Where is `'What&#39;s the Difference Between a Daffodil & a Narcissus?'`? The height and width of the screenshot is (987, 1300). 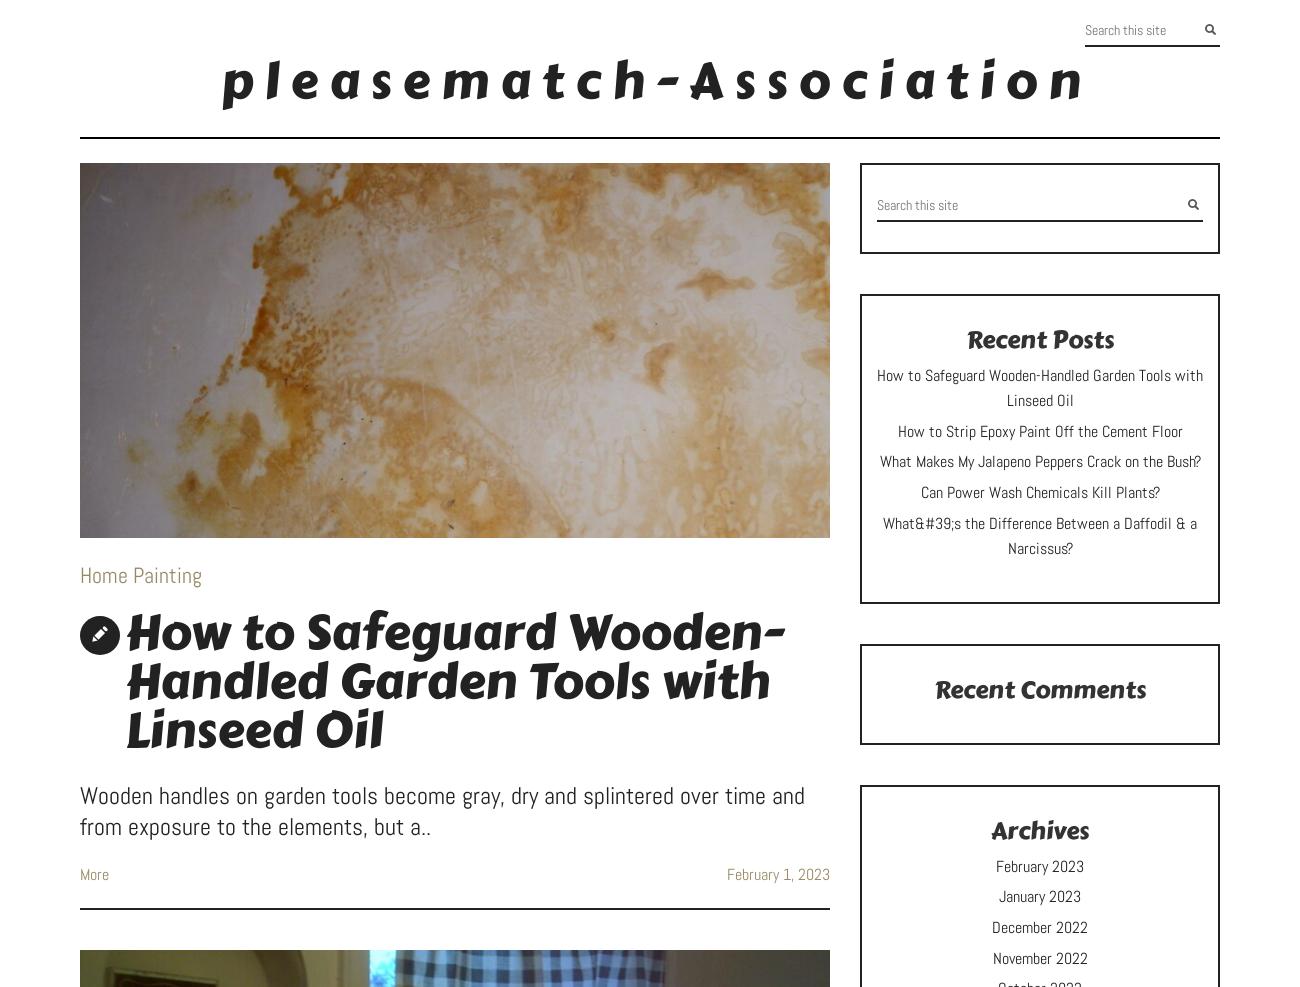
'What&#39;s the Difference Between a Daffodil & a Narcissus?' is located at coordinates (881, 535).